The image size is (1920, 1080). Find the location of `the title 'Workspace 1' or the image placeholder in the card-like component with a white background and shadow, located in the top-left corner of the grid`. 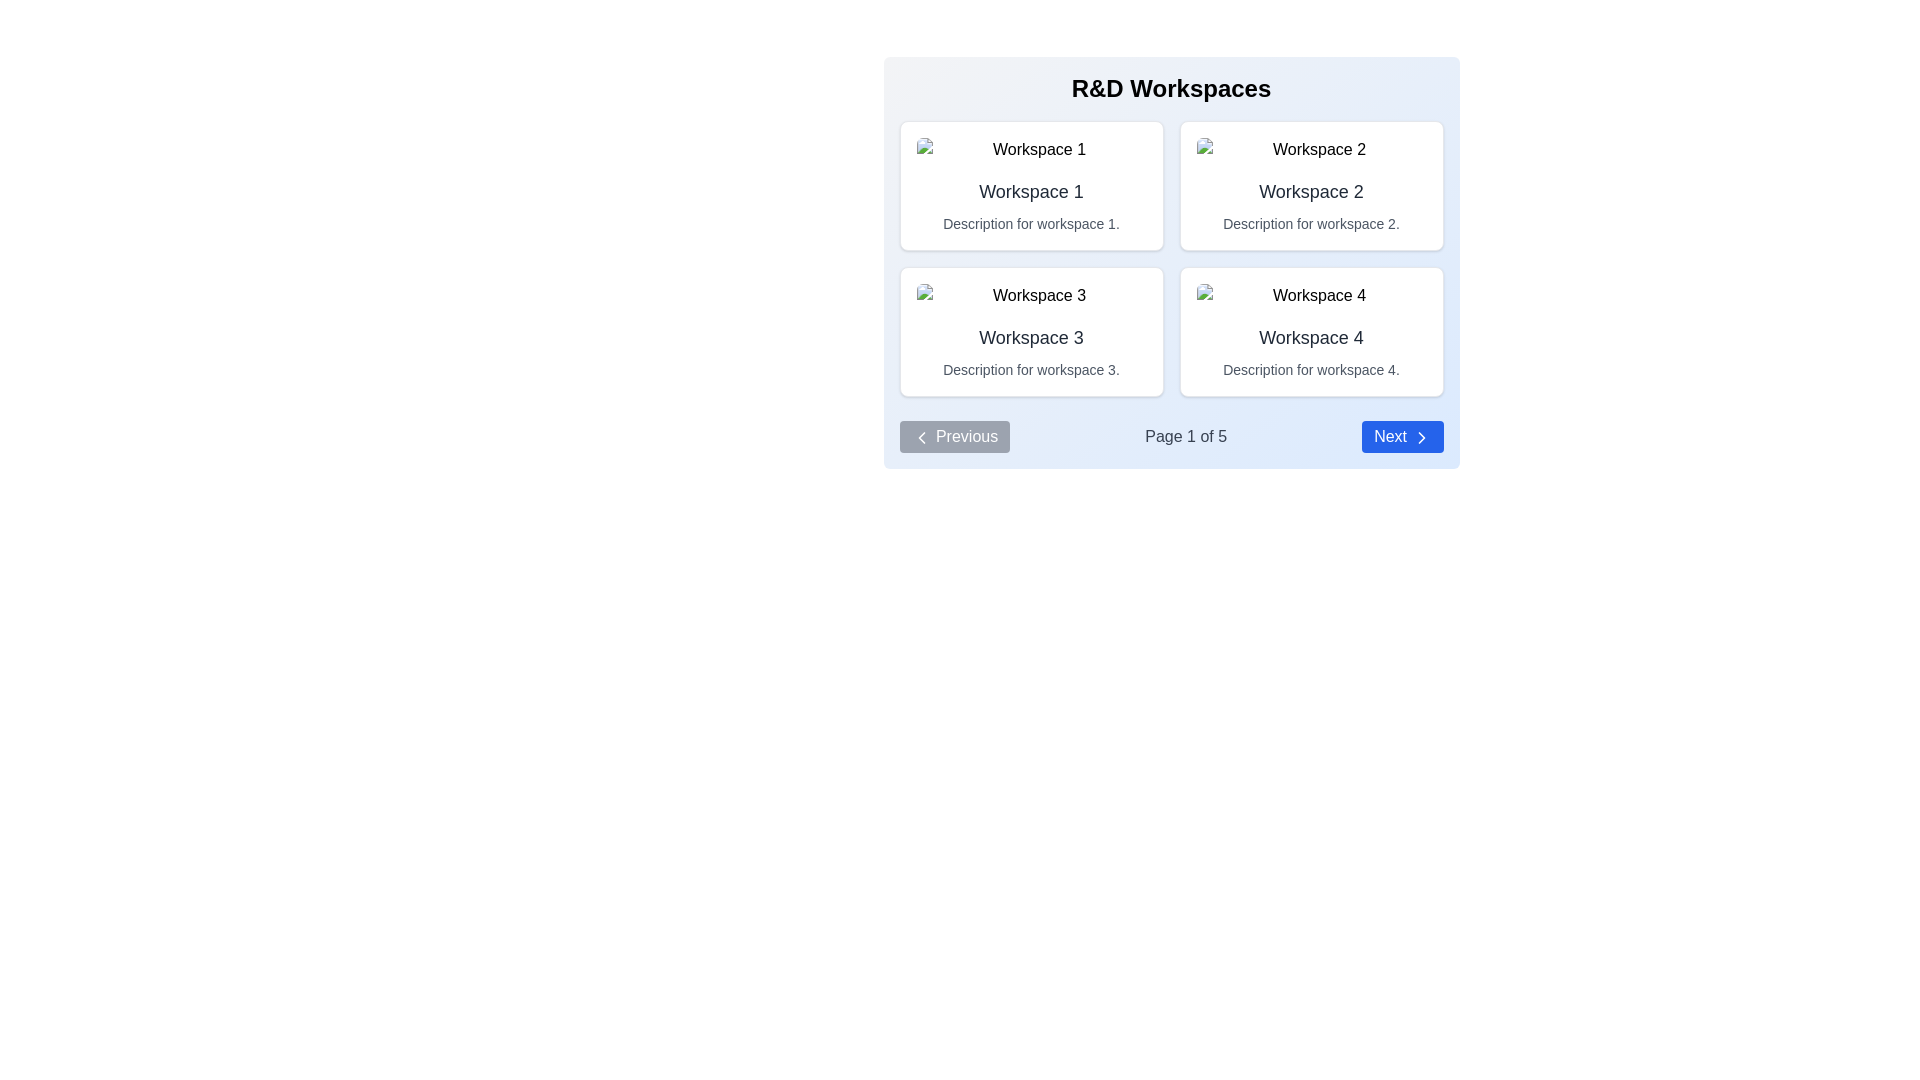

the title 'Workspace 1' or the image placeholder in the card-like component with a white background and shadow, located in the top-left corner of the grid is located at coordinates (1031, 185).